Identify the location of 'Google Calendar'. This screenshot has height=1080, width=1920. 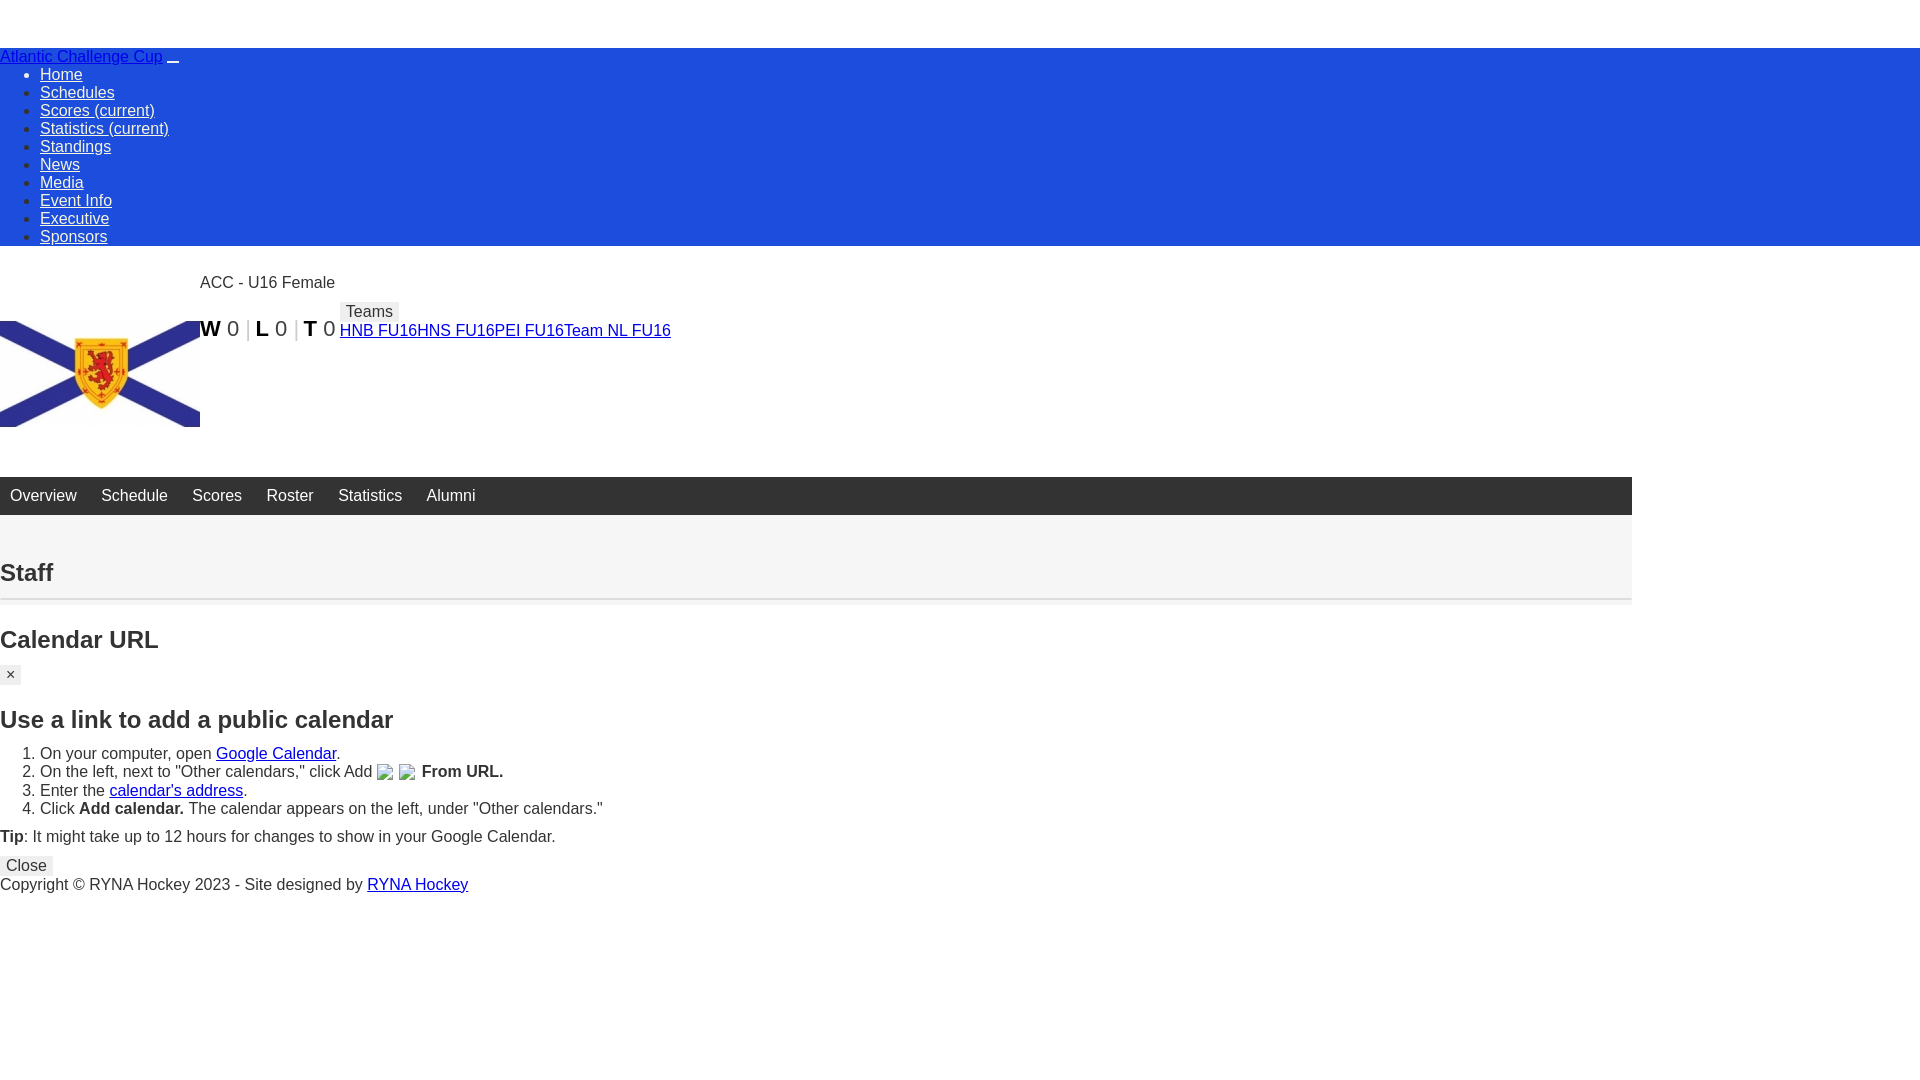
(274, 753).